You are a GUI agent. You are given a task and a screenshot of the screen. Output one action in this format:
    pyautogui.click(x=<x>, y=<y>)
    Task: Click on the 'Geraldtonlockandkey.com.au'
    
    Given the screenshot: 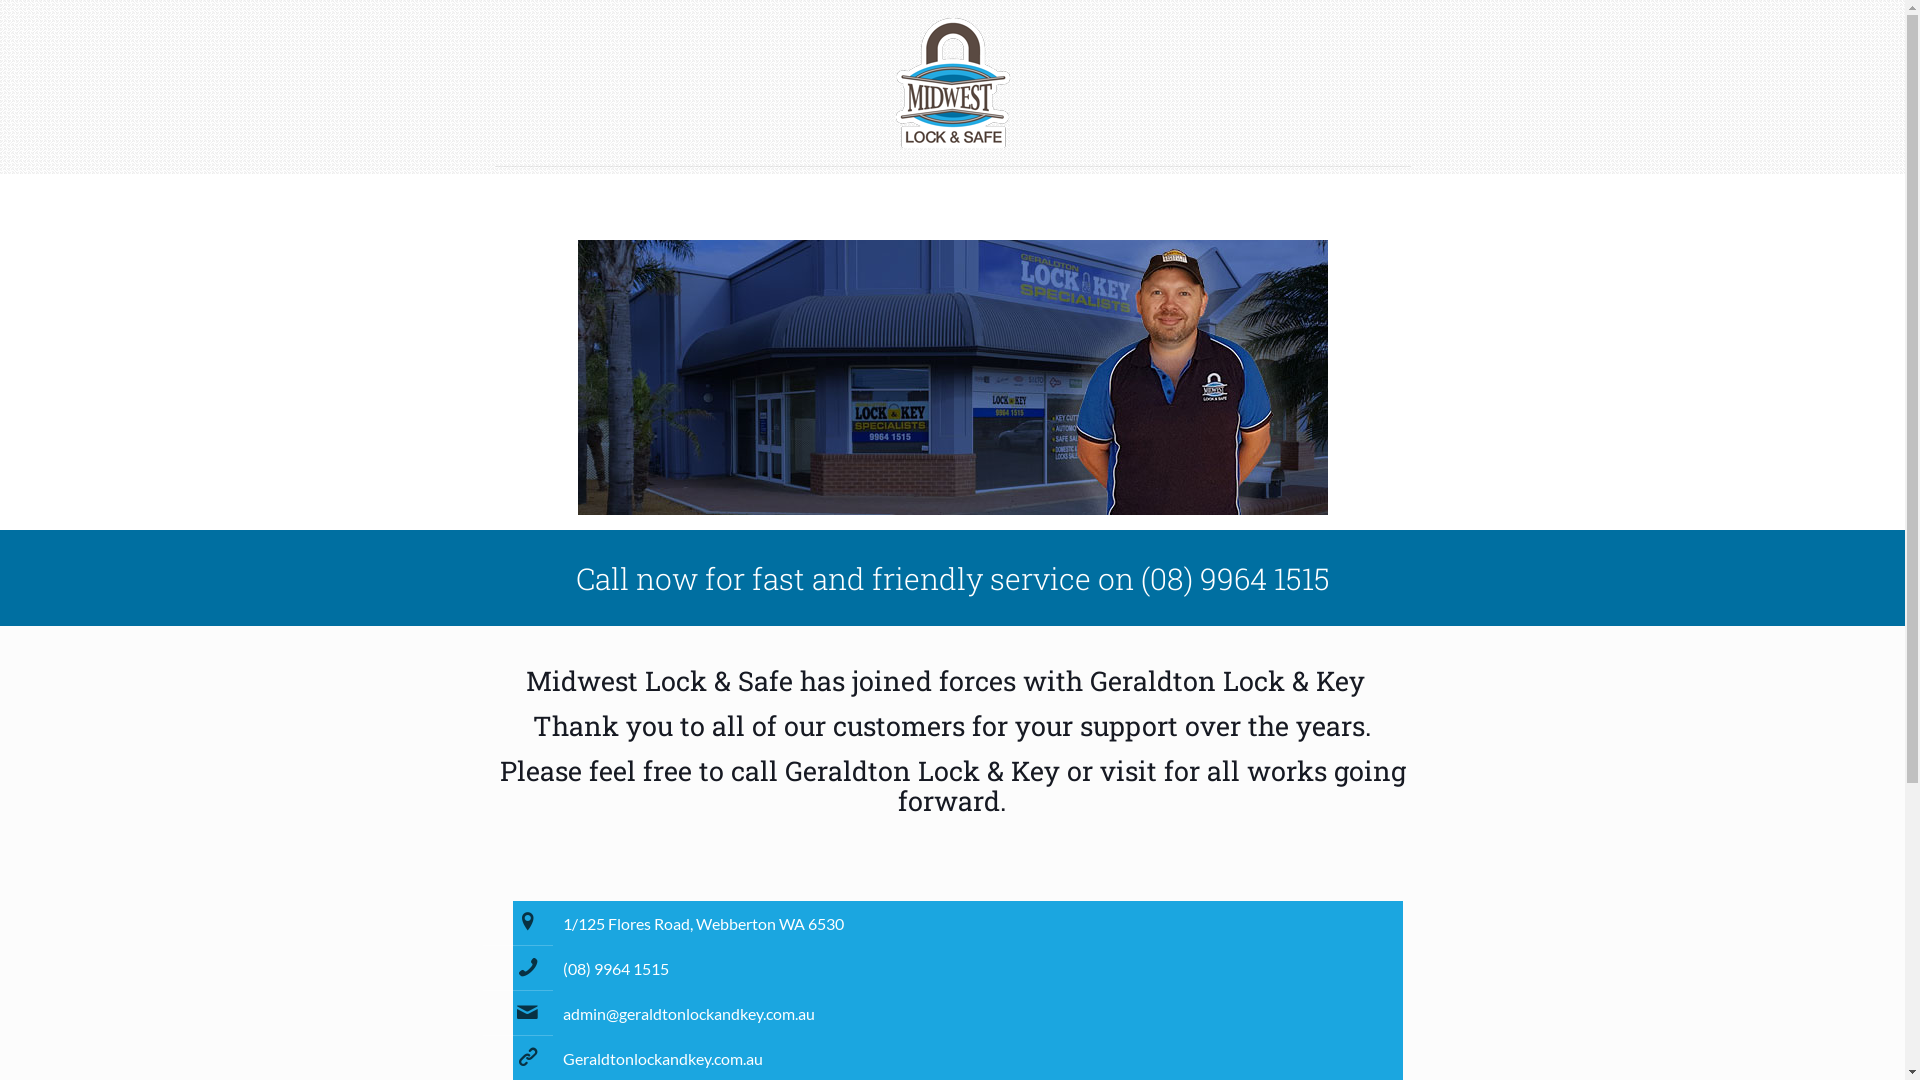 What is the action you would take?
    pyautogui.click(x=662, y=1057)
    